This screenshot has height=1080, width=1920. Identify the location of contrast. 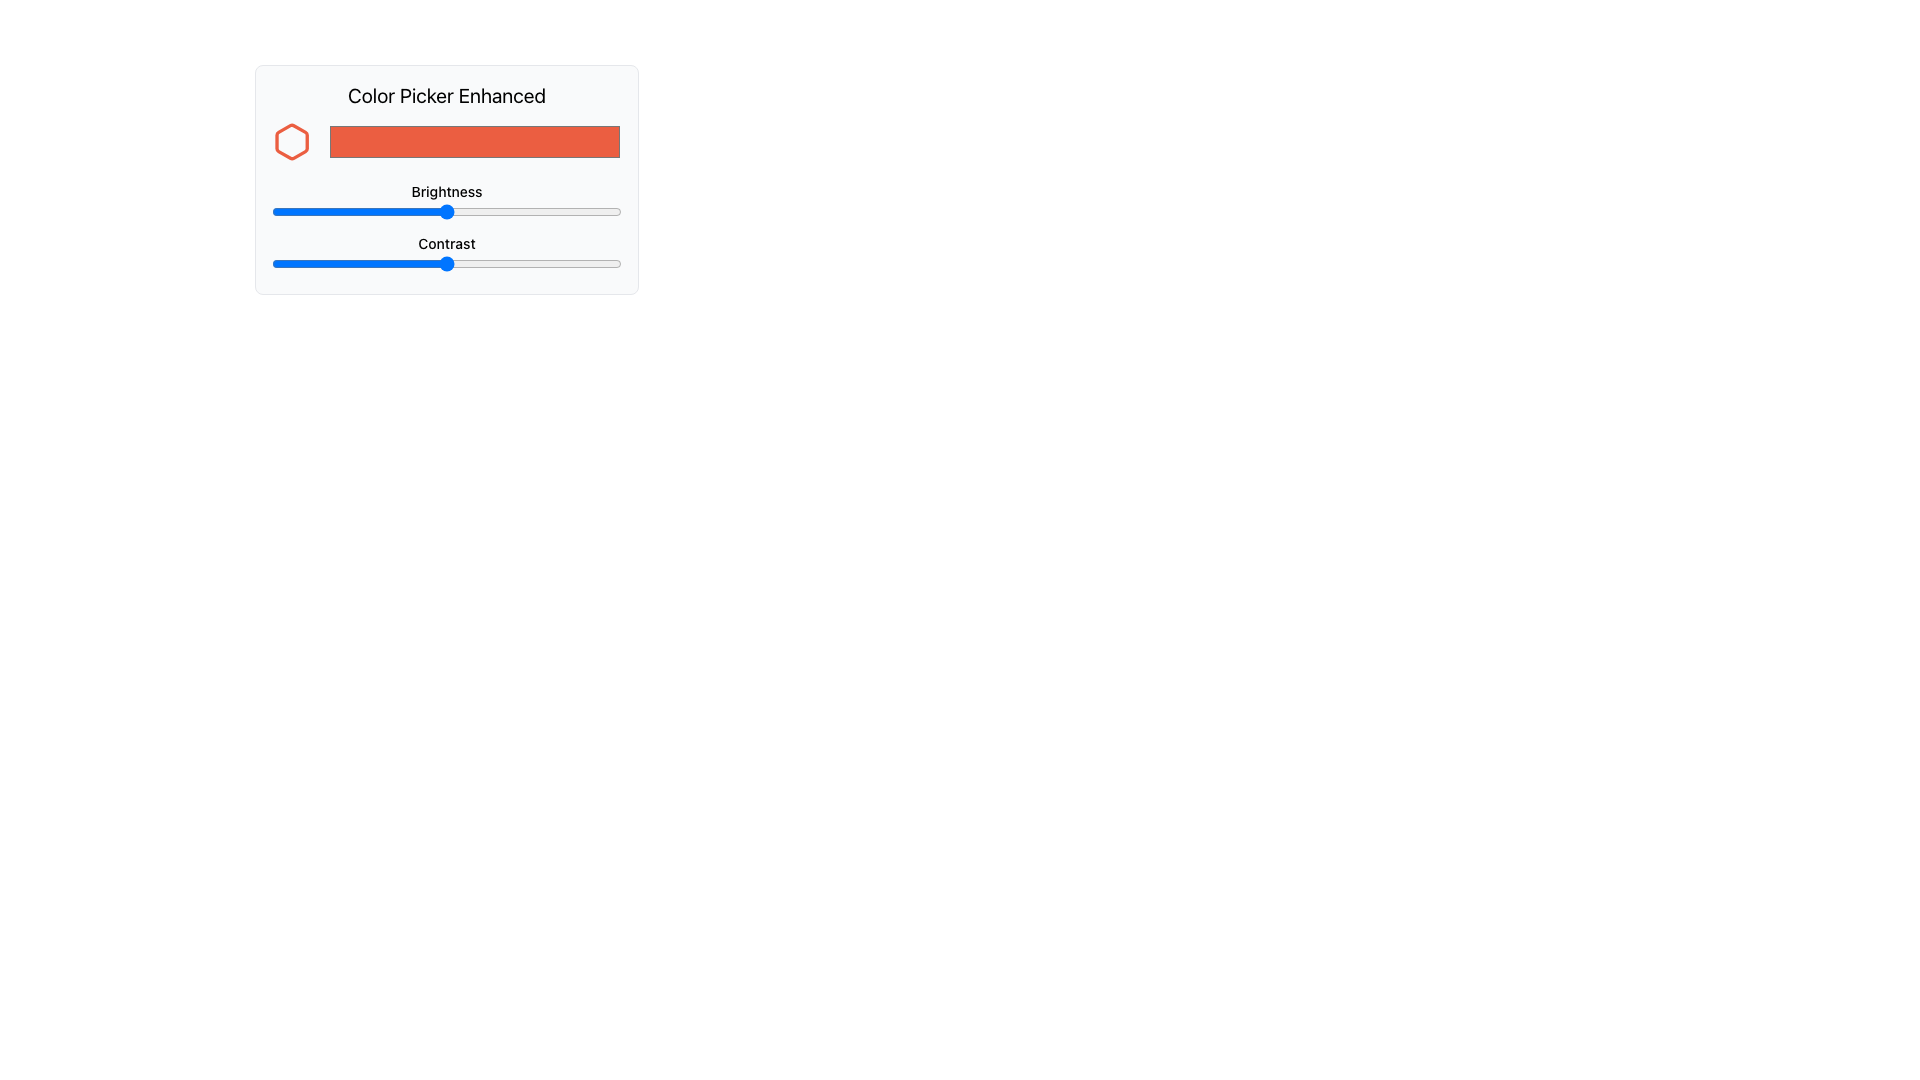
(453, 262).